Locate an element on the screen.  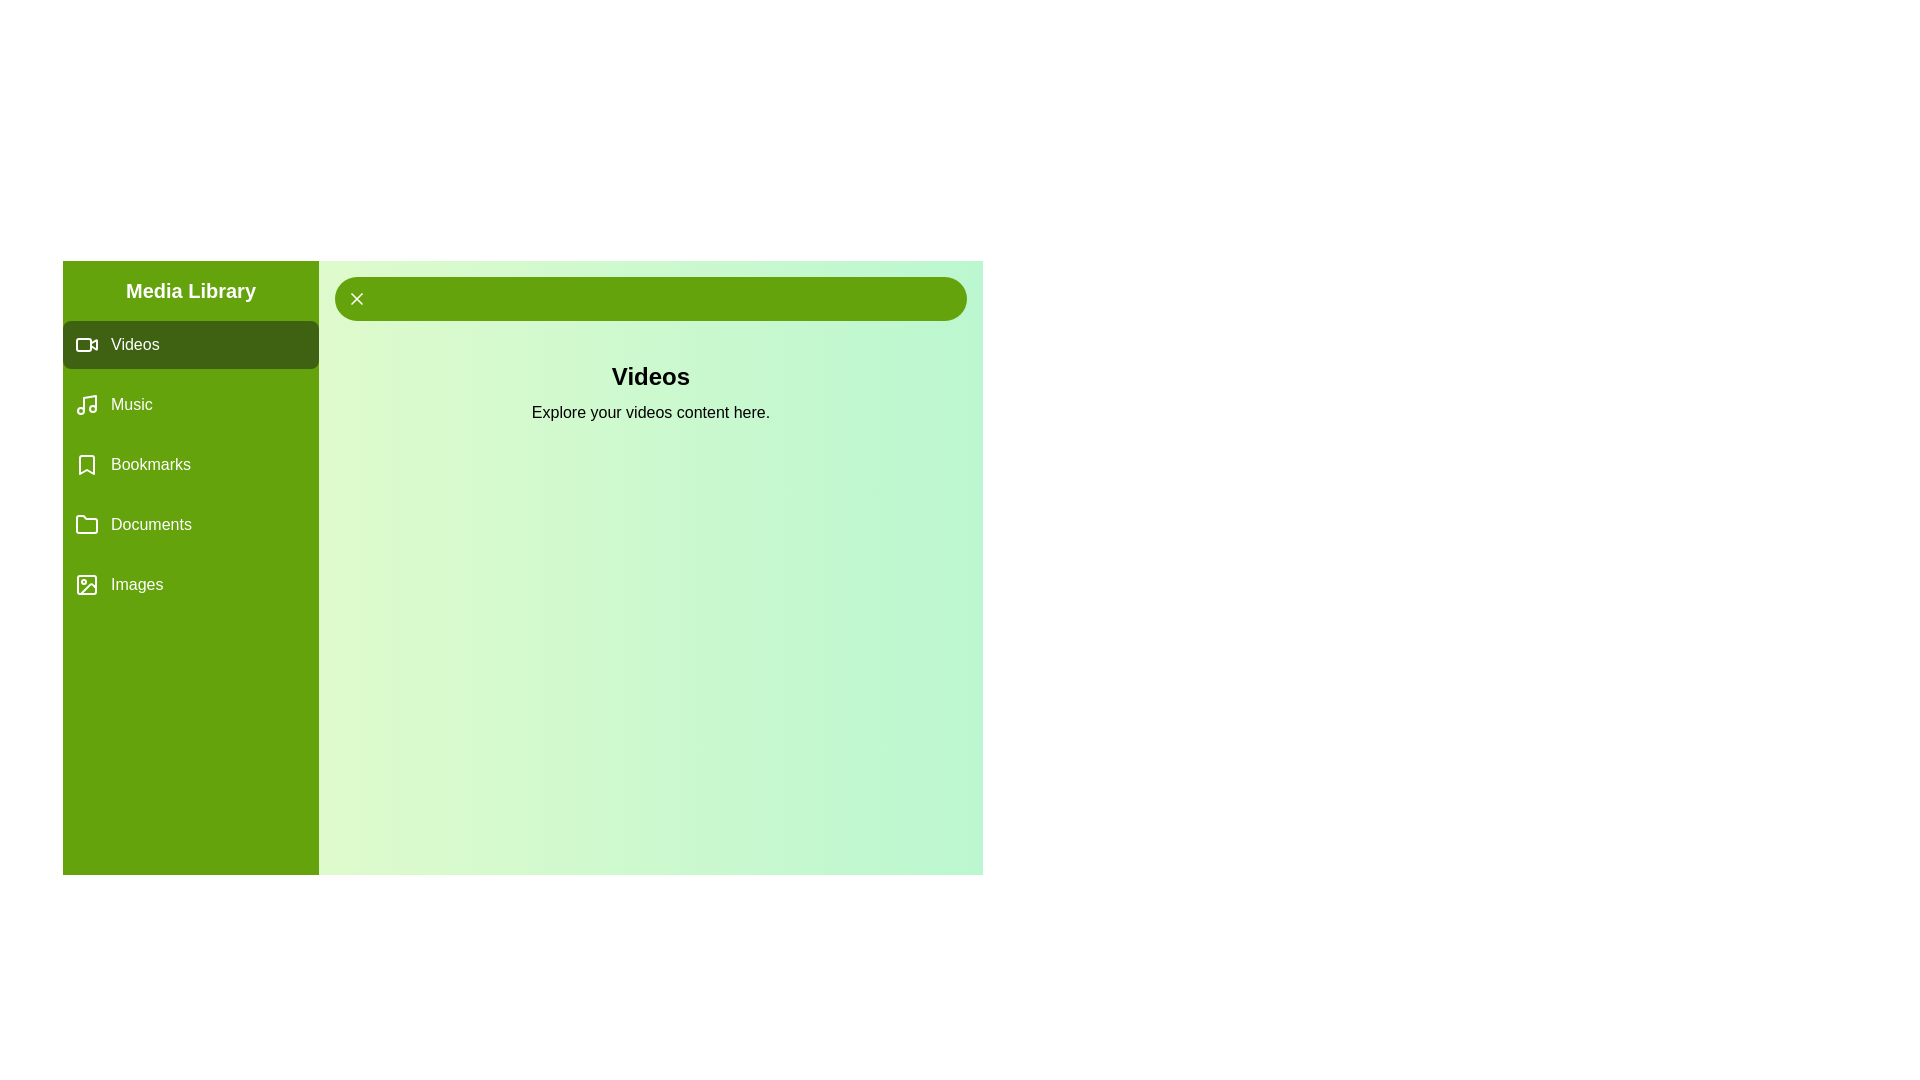
the toggle button to change the drawer's state is located at coordinates (651, 299).